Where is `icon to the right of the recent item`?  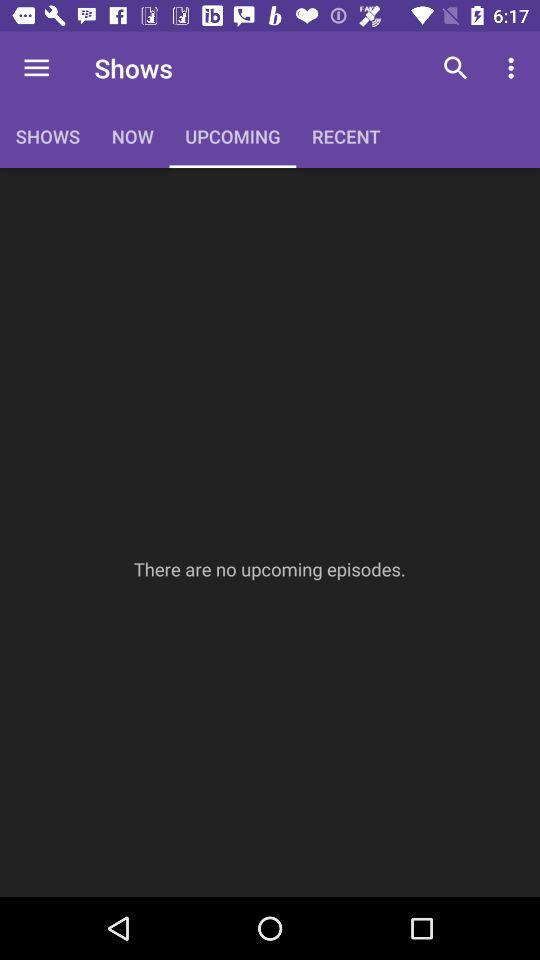 icon to the right of the recent item is located at coordinates (455, 68).